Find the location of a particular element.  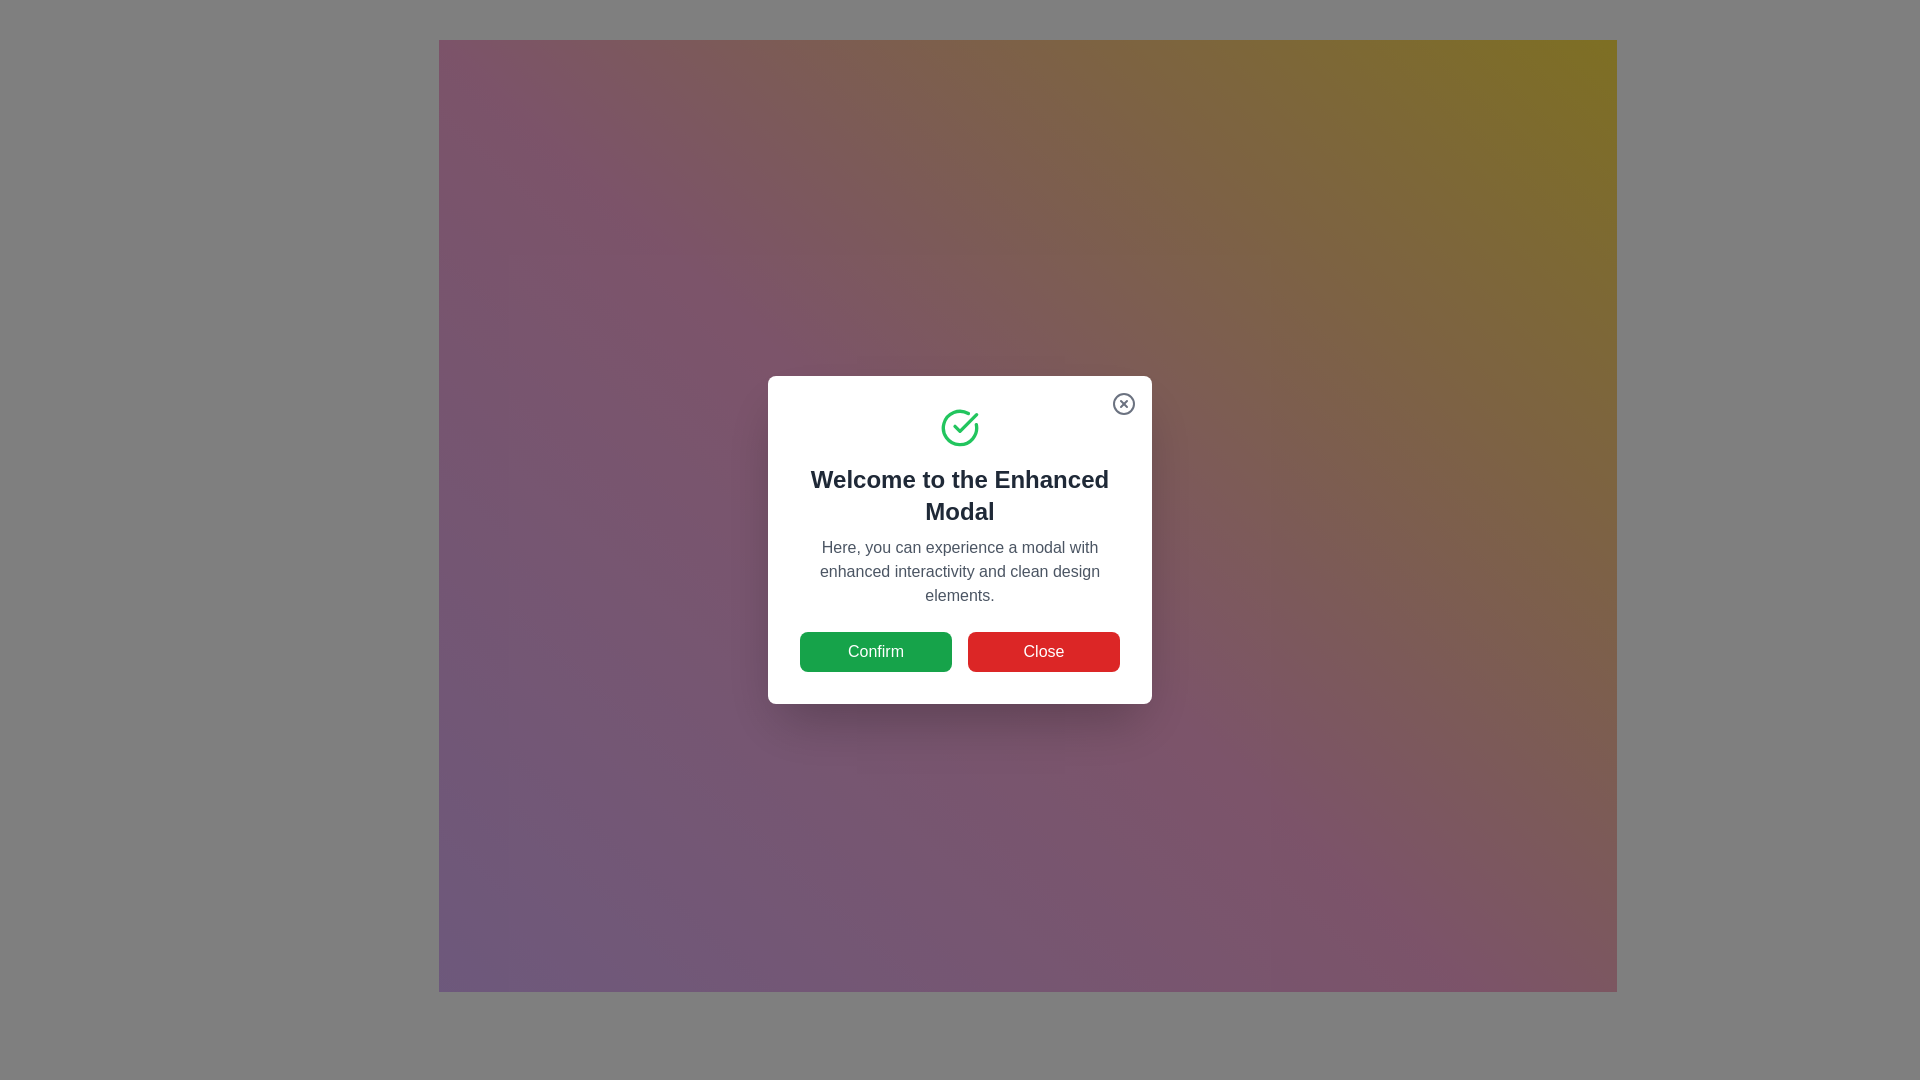

the title text element located centrally in the modal window, positioned below a green checkmark icon and above a descriptive text block is located at coordinates (960, 495).